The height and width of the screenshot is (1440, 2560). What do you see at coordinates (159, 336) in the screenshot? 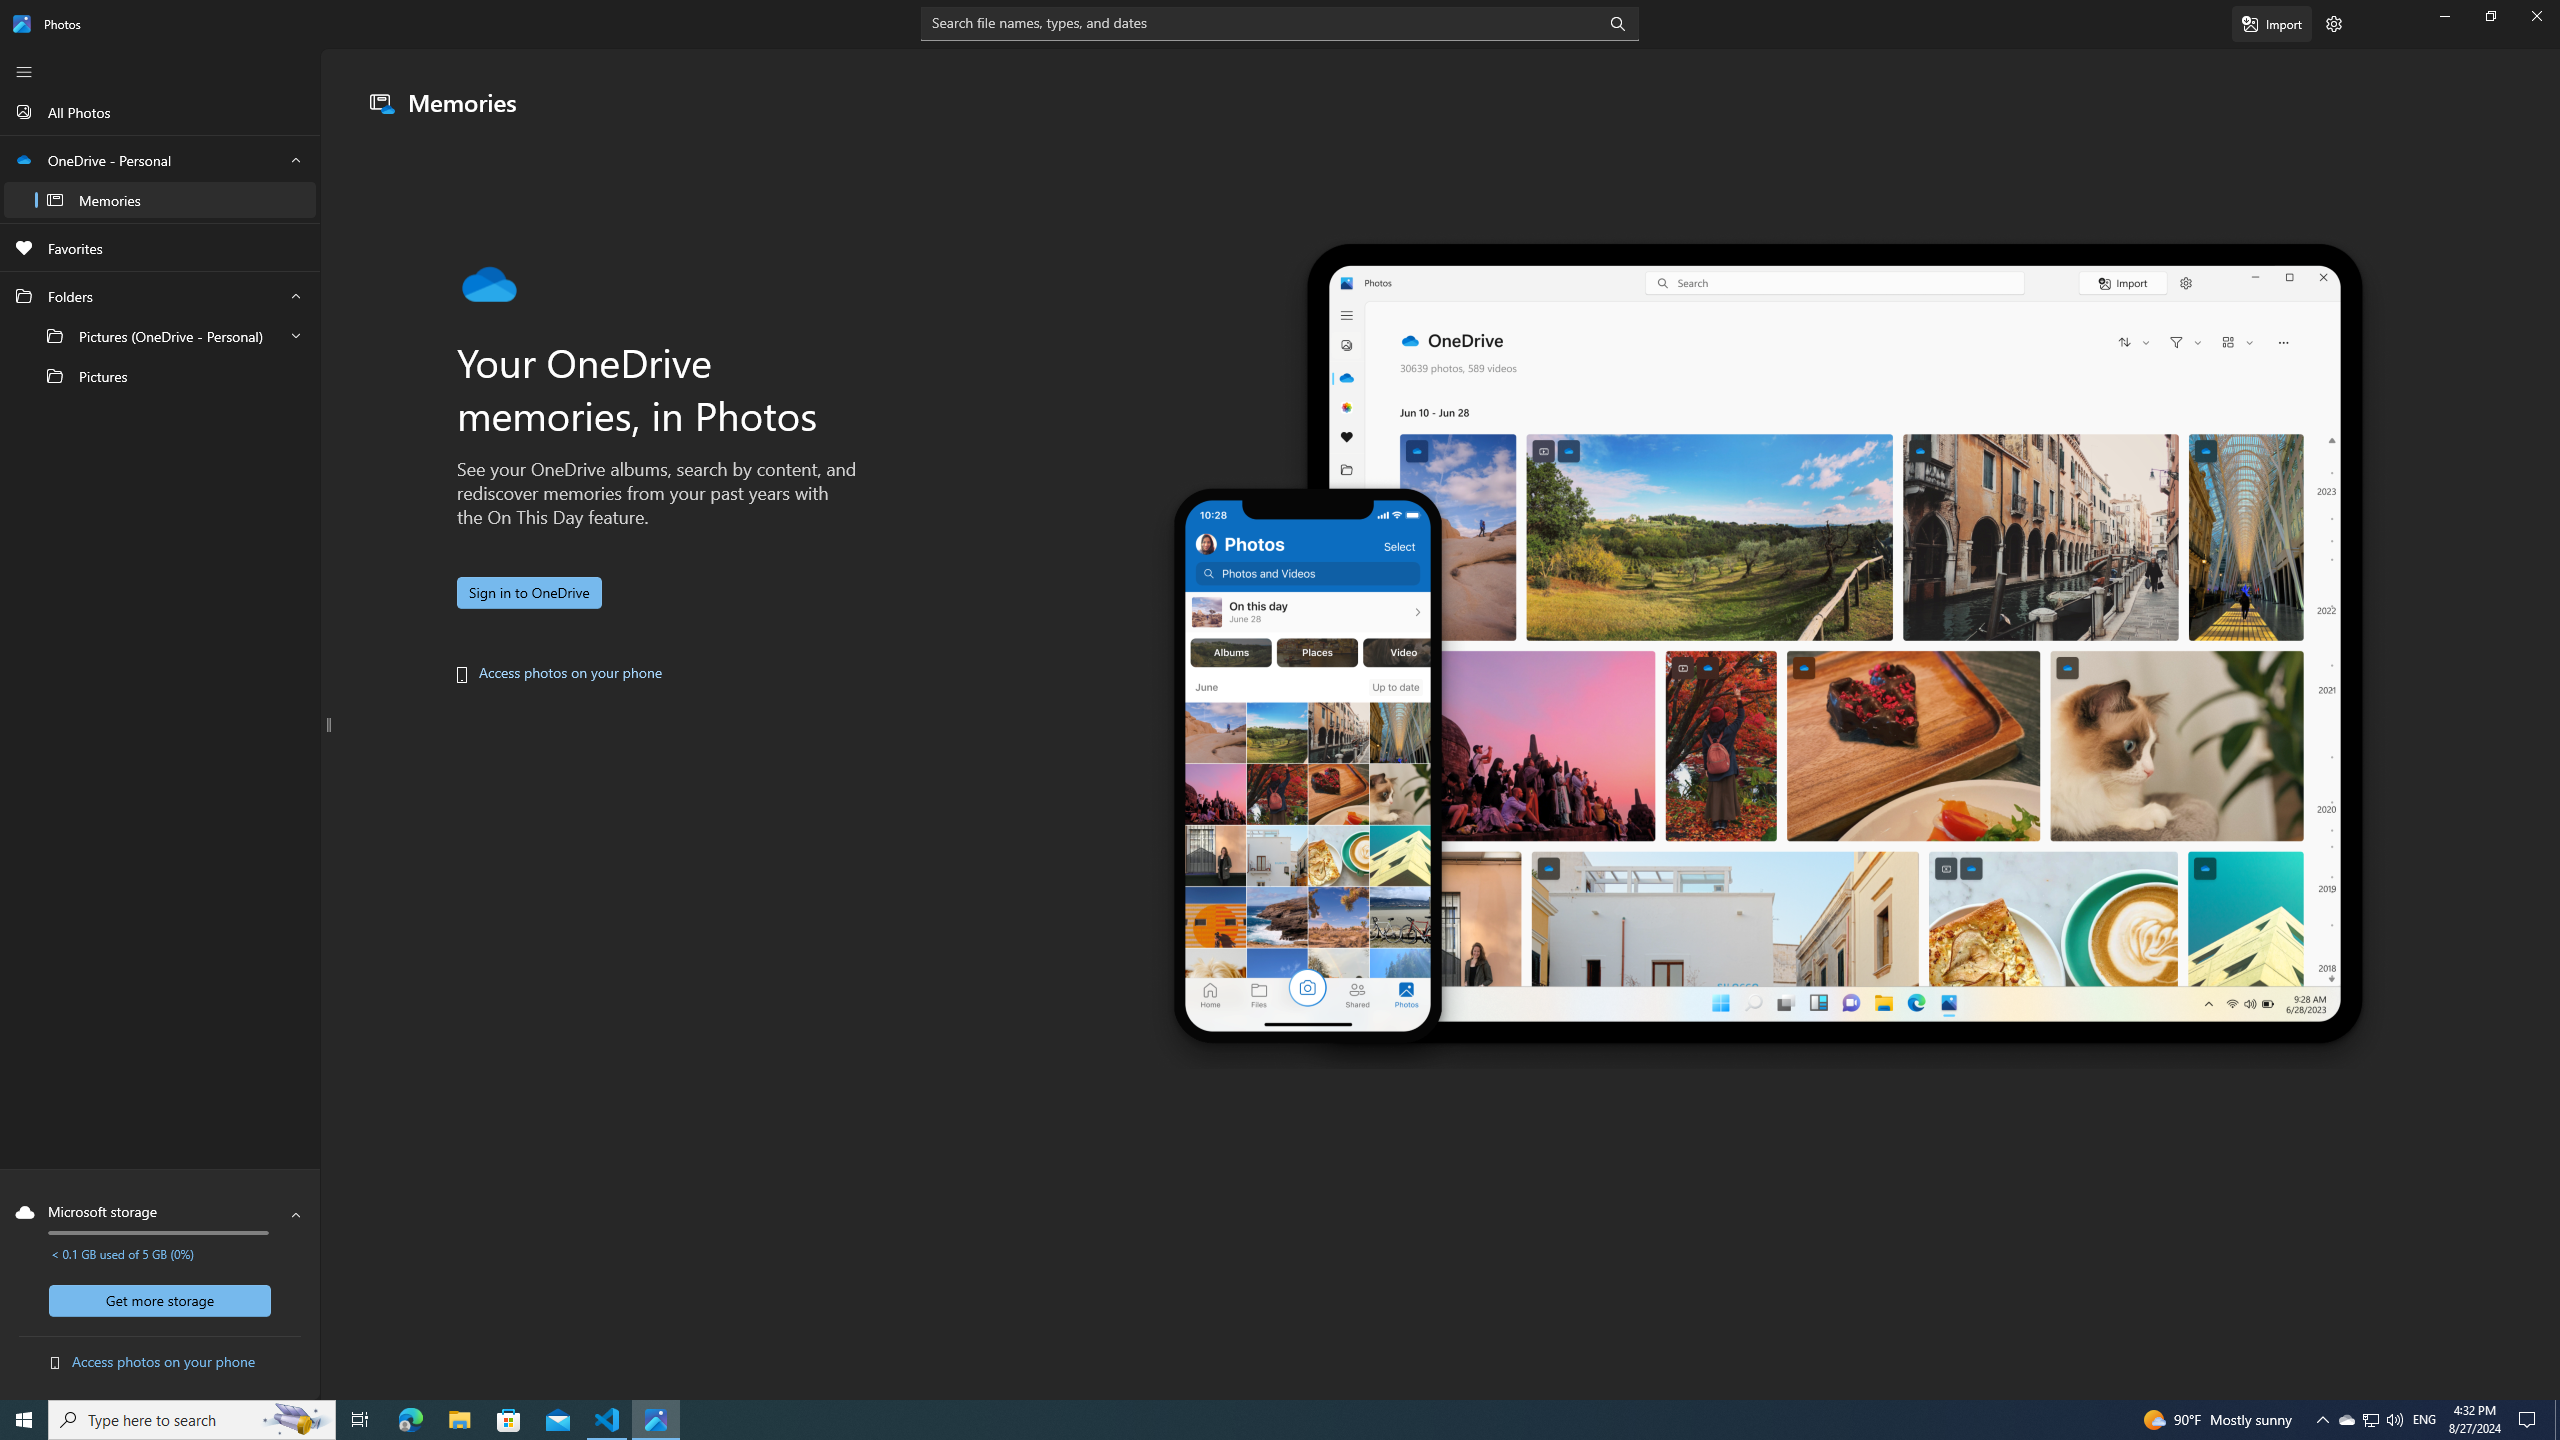
I see `'Pictures (OneDrive - Personal)'` at bounding box center [159, 336].